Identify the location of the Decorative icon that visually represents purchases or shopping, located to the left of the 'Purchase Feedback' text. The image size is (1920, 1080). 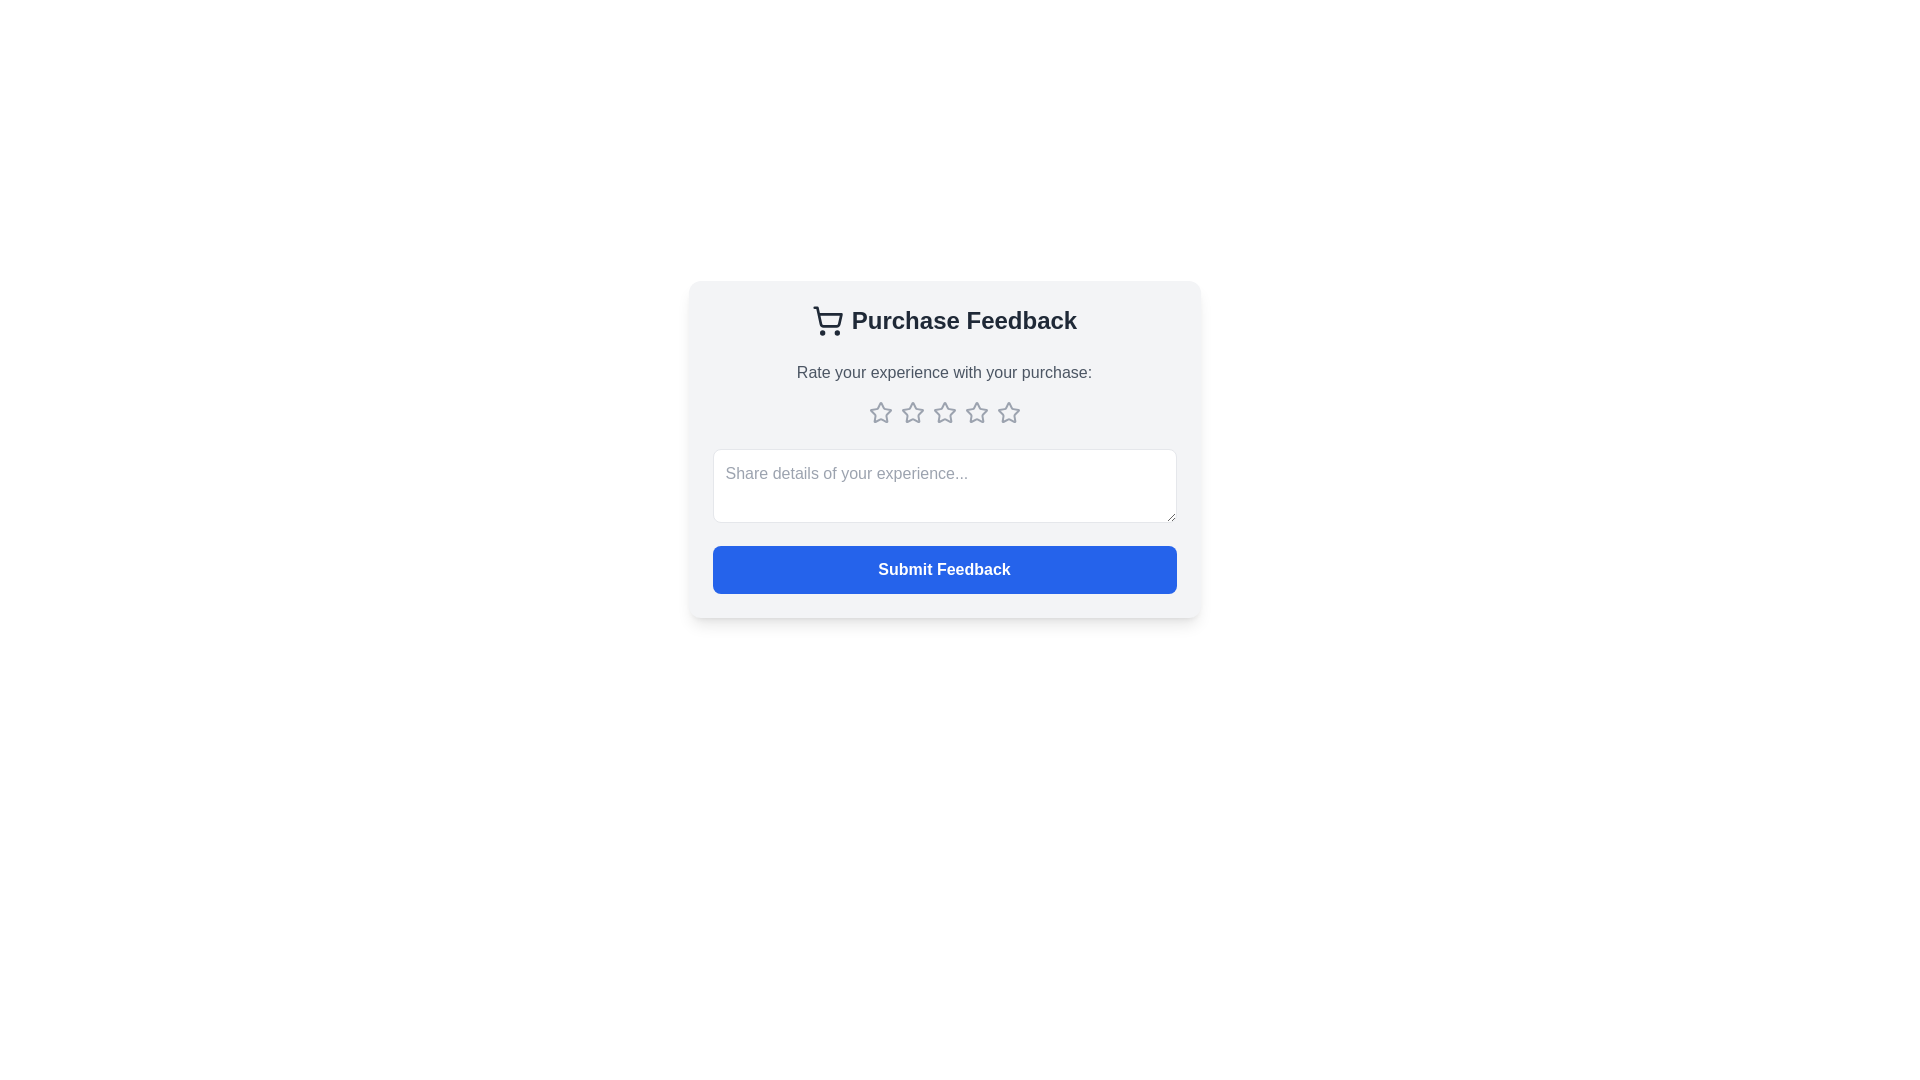
(827, 319).